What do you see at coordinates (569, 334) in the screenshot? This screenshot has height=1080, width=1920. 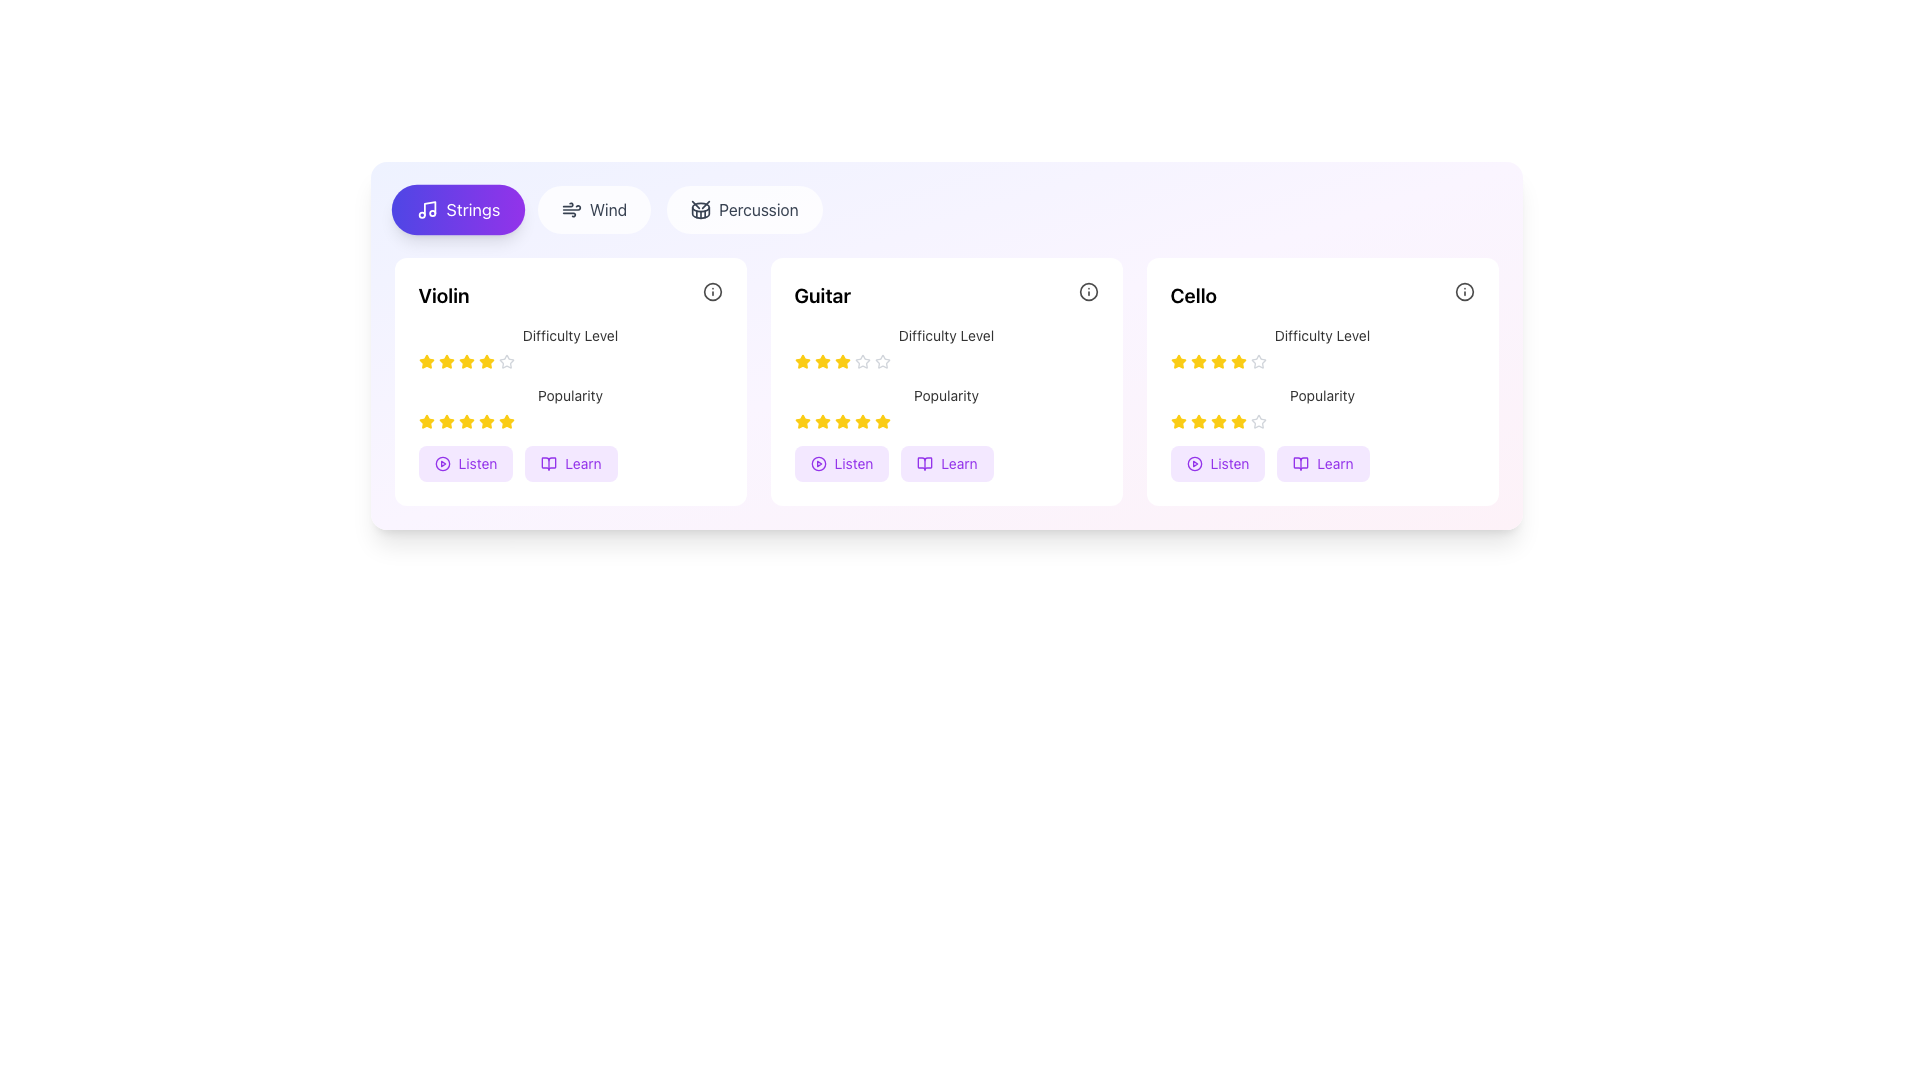 I see `the static text label 'Difficulty Level' displayed in a small-sized, semi-opaque font within the rating card for the instrument 'Violin'. This label is positioned just below the title of 'Violin' and above the rating stars` at bounding box center [569, 334].